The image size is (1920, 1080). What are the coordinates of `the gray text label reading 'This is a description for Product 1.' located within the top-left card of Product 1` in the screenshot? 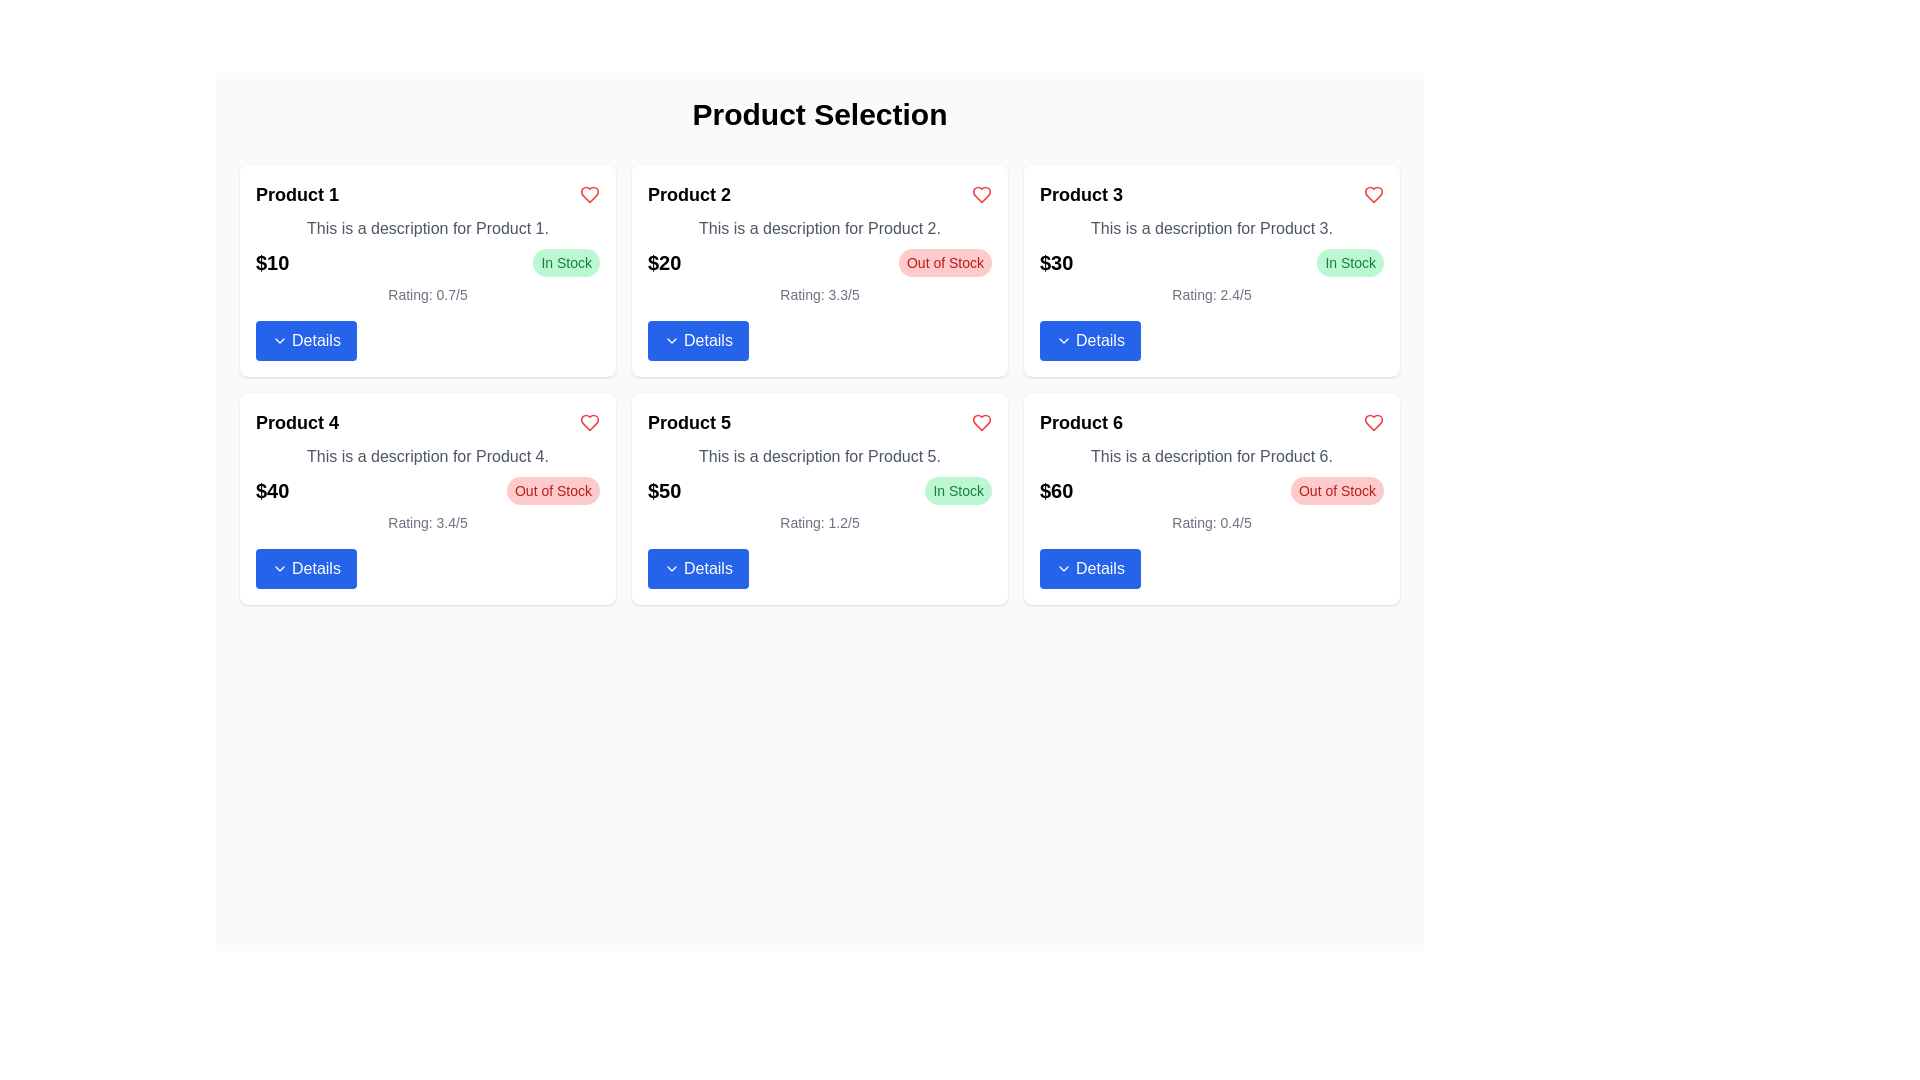 It's located at (426, 227).